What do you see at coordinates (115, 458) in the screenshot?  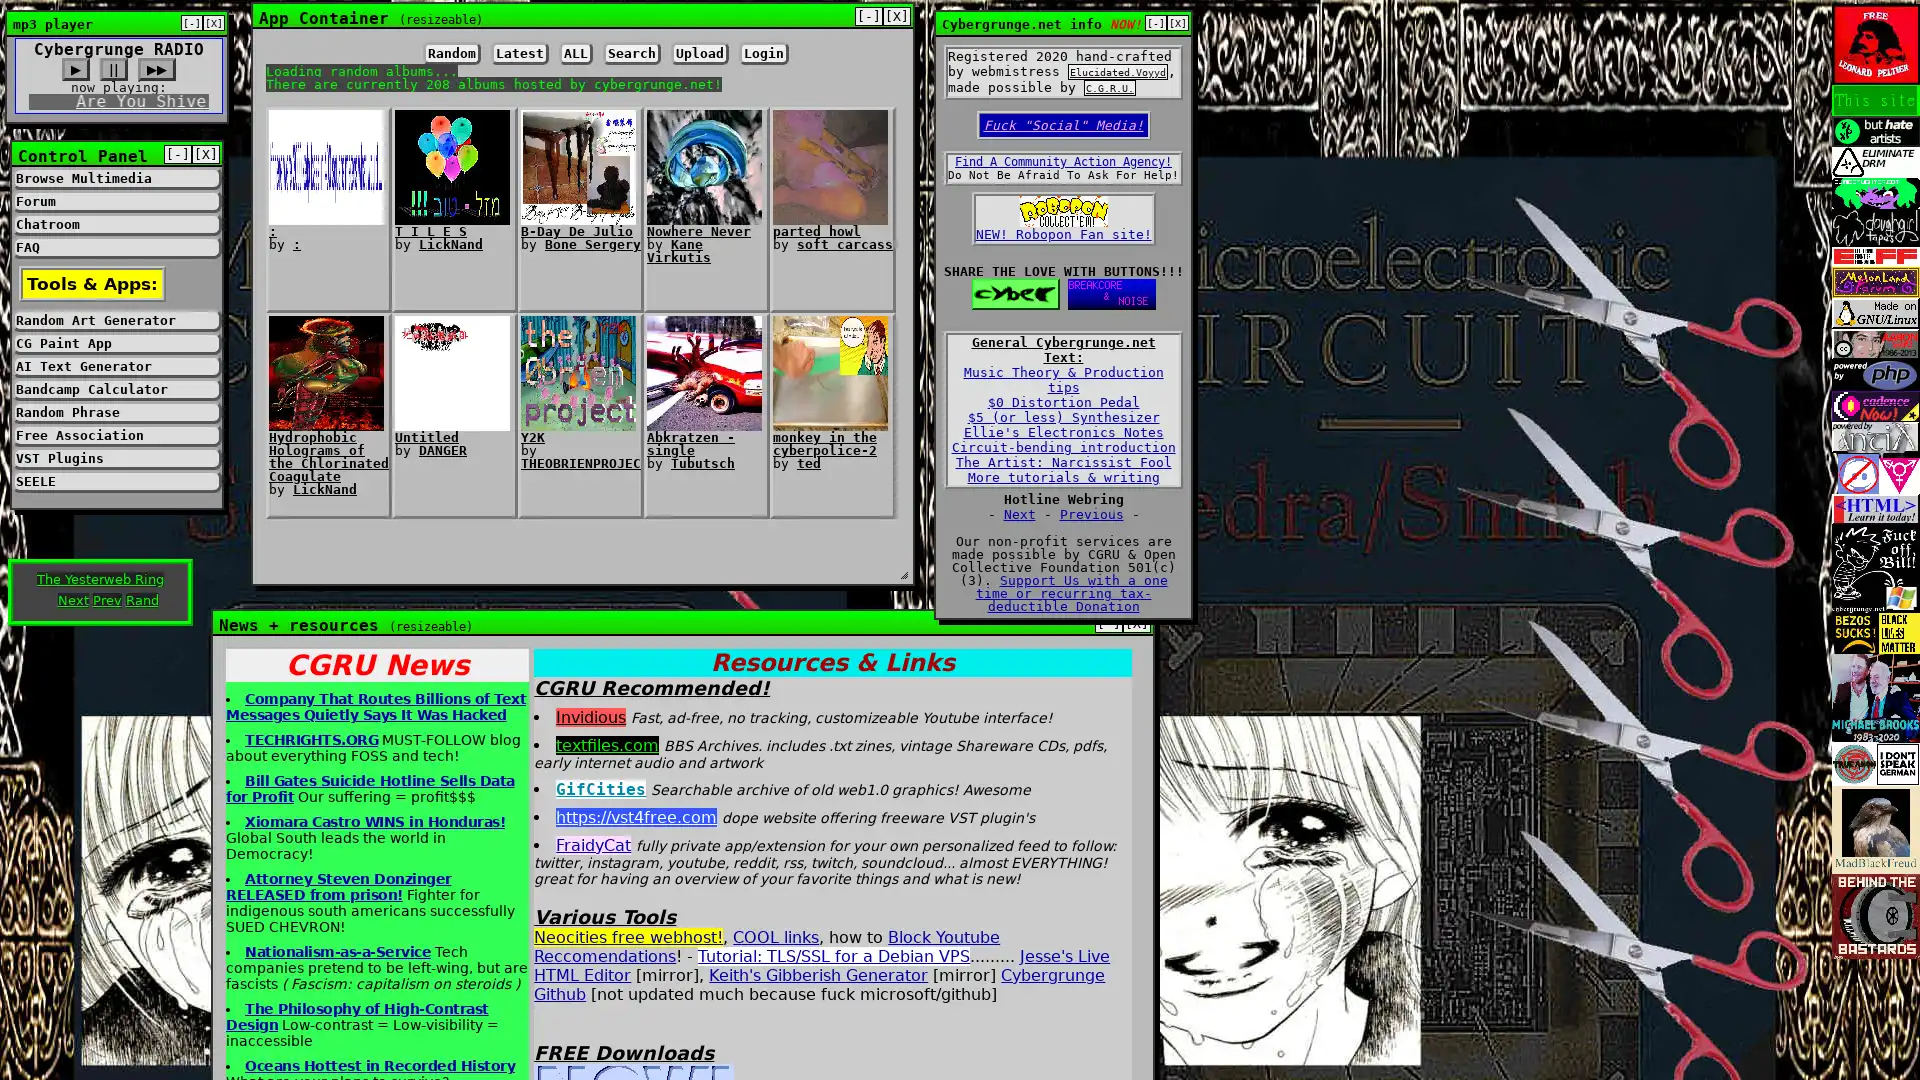 I see `VST Plugins` at bounding box center [115, 458].